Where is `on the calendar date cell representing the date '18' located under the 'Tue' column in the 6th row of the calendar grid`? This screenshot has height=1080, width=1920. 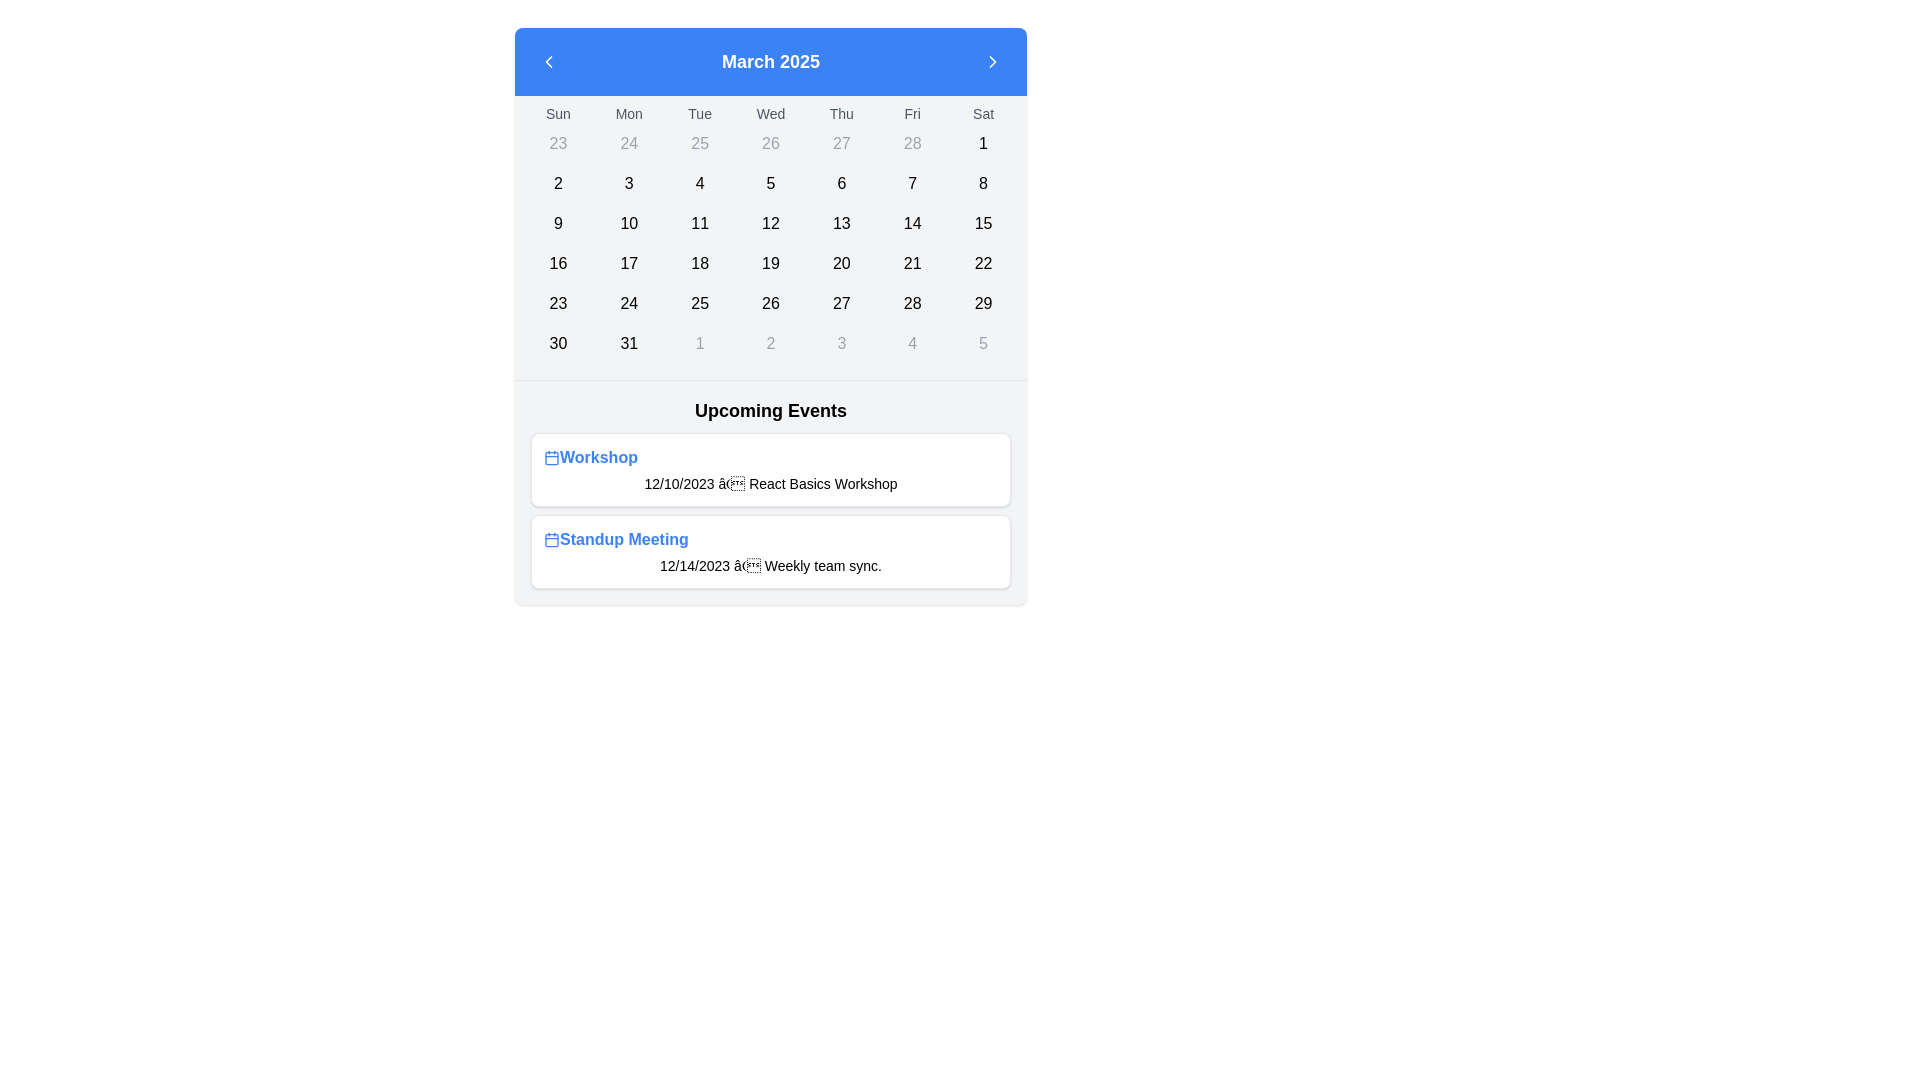
on the calendar date cell representing the date '18' located under the 'Tue' column in the 6th row of the calendar grid is located at coordinates (700, 262).